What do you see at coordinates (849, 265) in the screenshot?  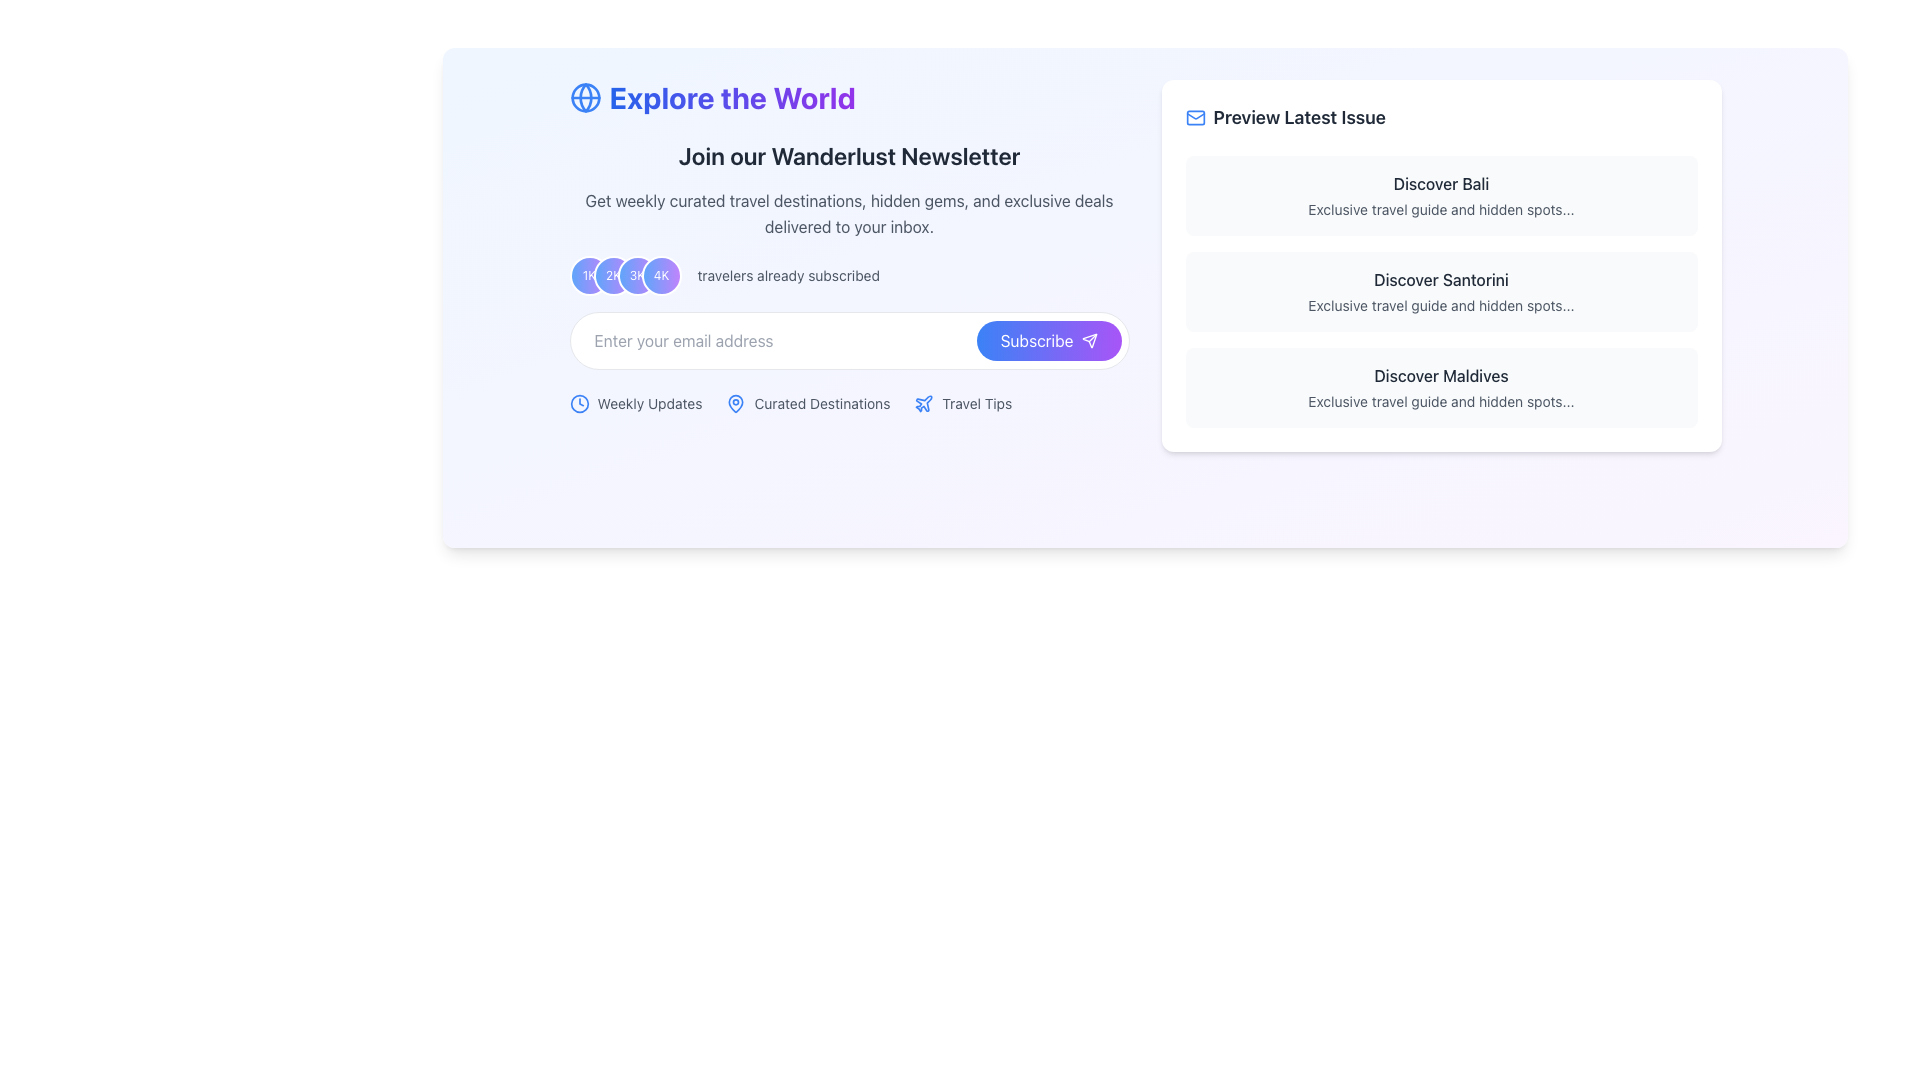 I see `the text that provides information about the number of users who have subscribed to the service, located centrally in the left grid column, below the circular icons and above the 'Subscribe' button` at bounding box center [849, 265].